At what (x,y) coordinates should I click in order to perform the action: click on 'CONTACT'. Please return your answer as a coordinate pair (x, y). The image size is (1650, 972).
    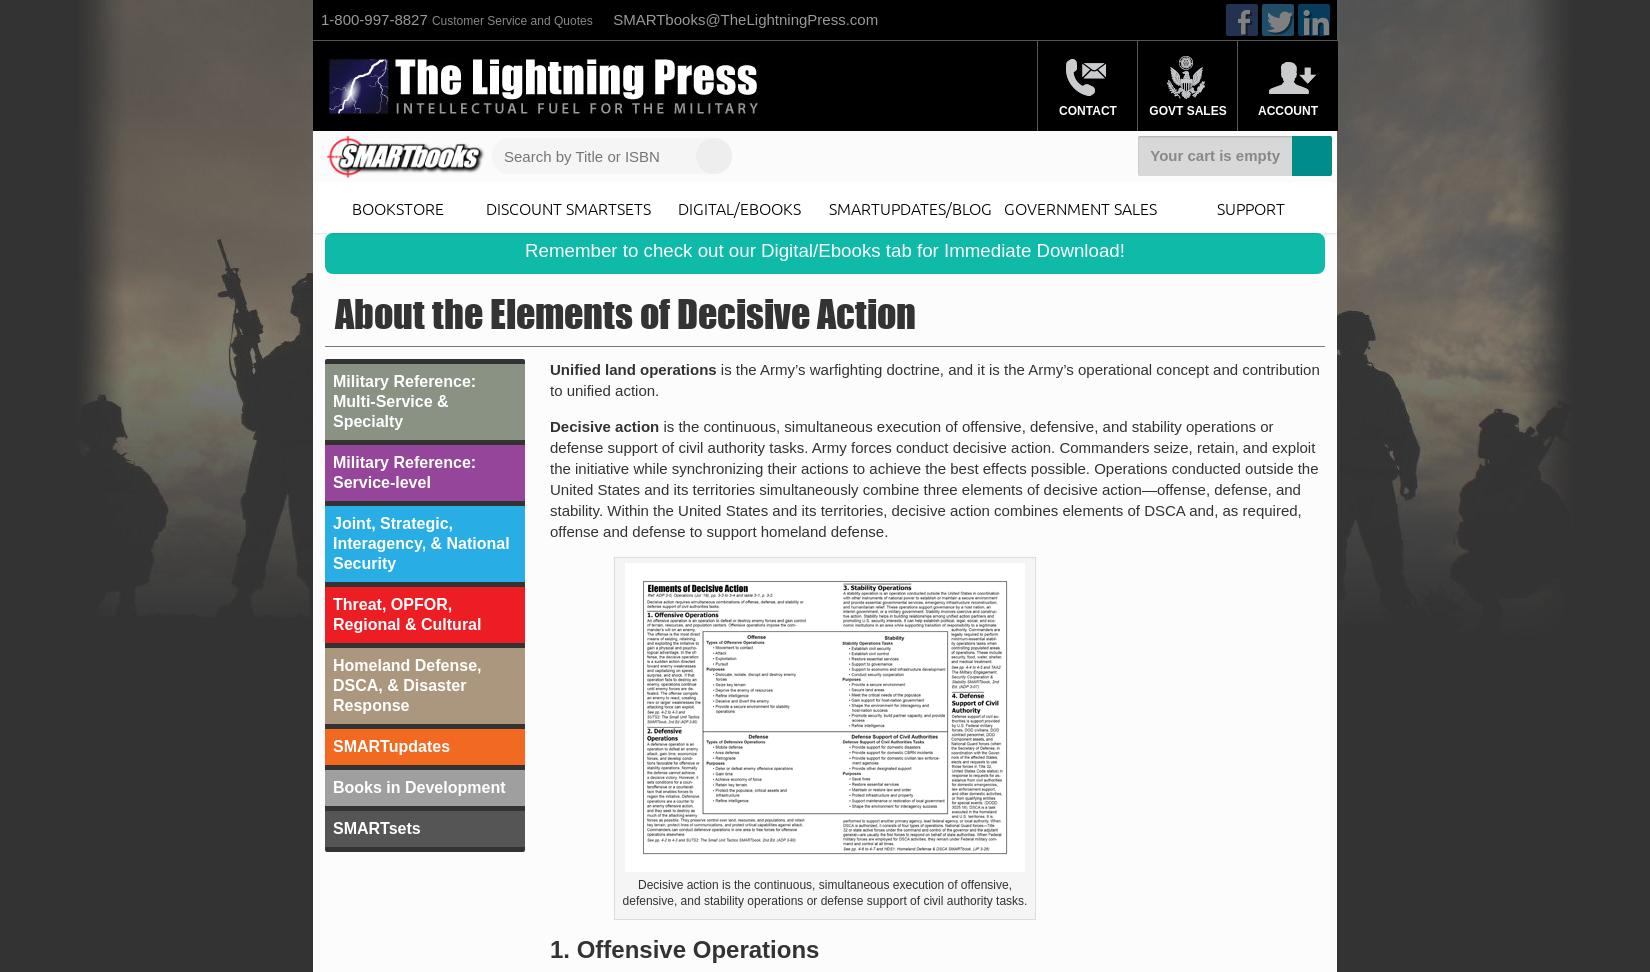
    Looking at the image, I should click on (1087, 110).